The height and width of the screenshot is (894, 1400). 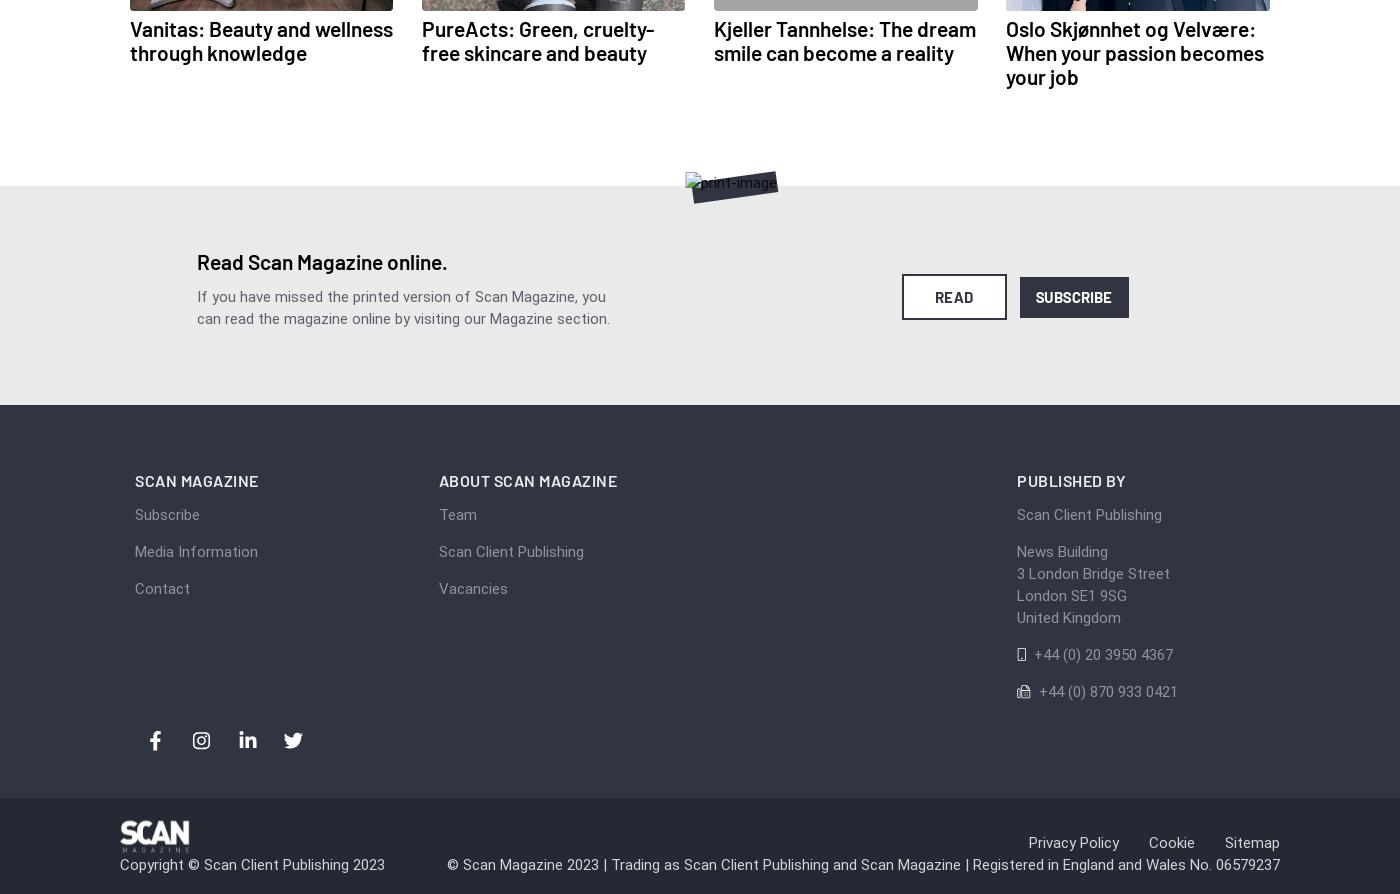 I want to click on 'If you have missed the printed version of Scan Magazine, you can read the magazine online by visiting our Magazine section.', so click(x=403, y=306).